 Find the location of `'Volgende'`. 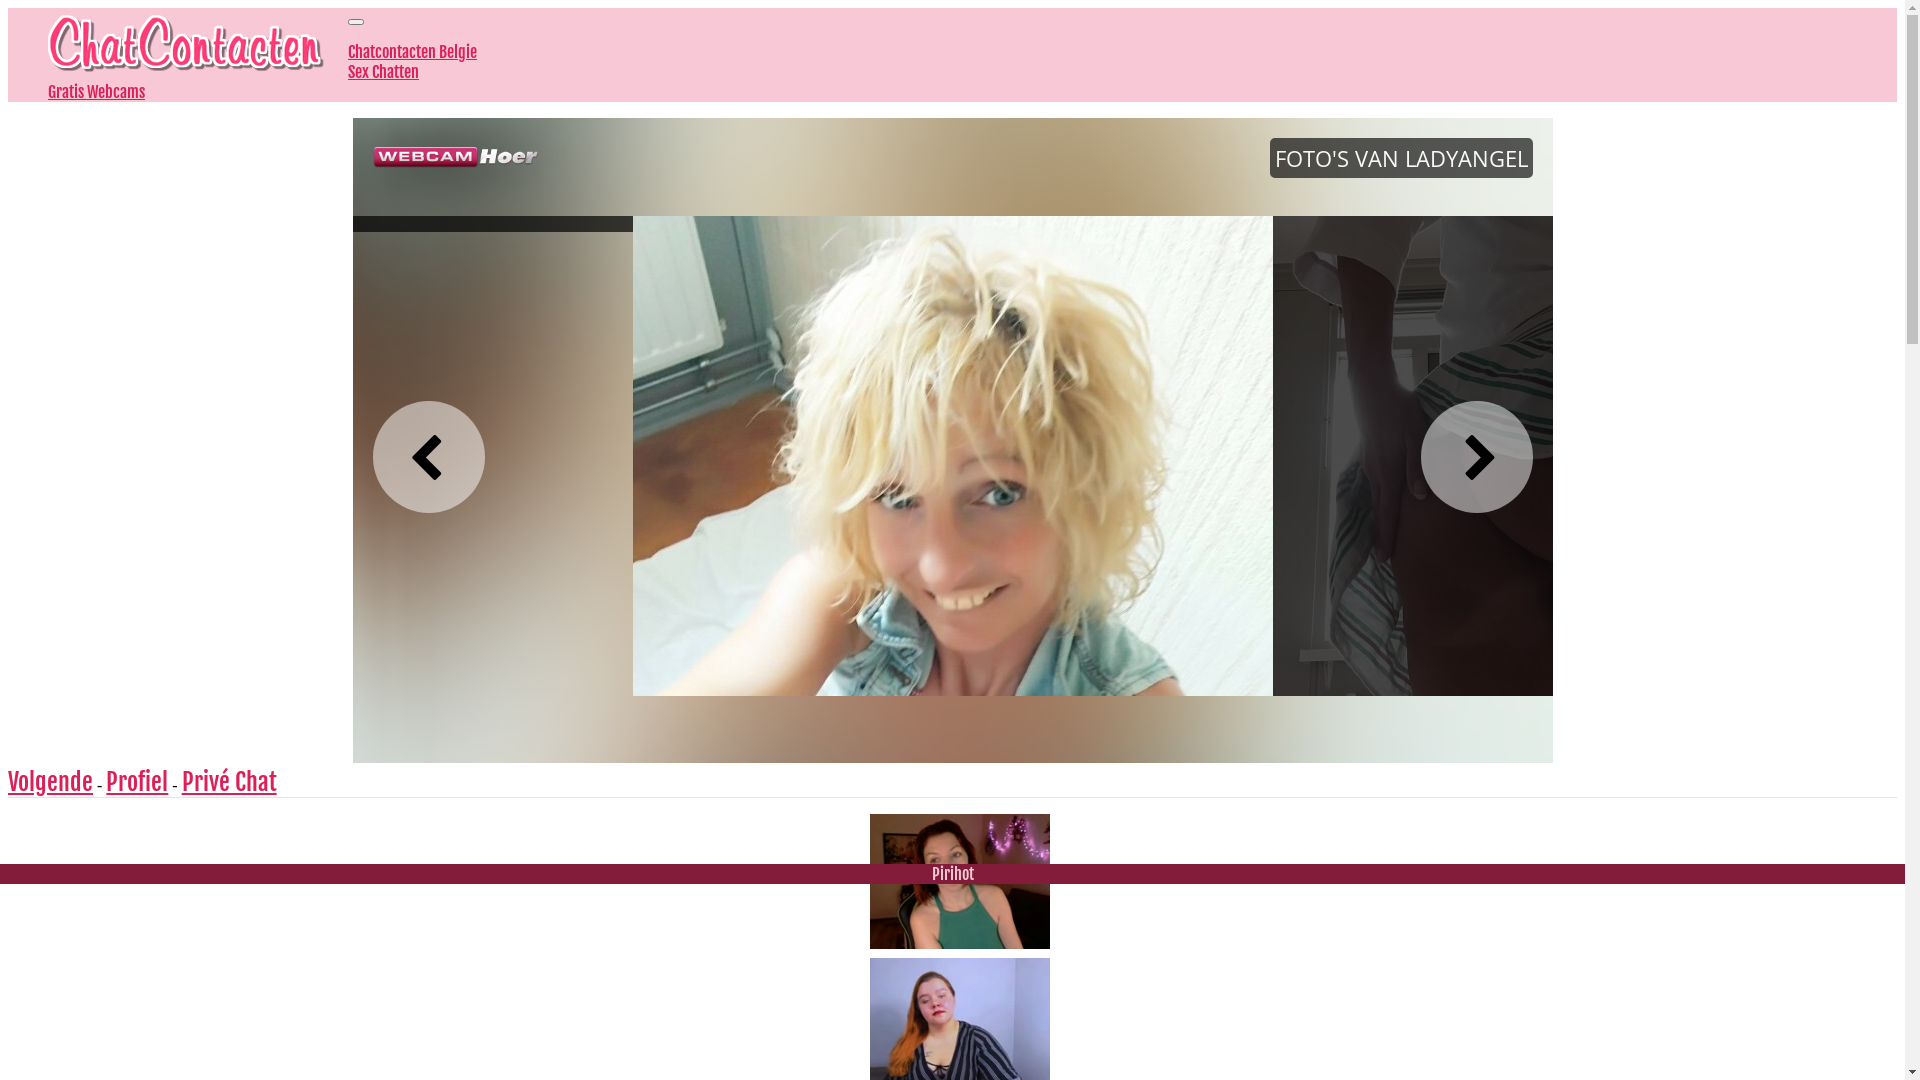

'Volgende' is located at coordinates (50, 781).